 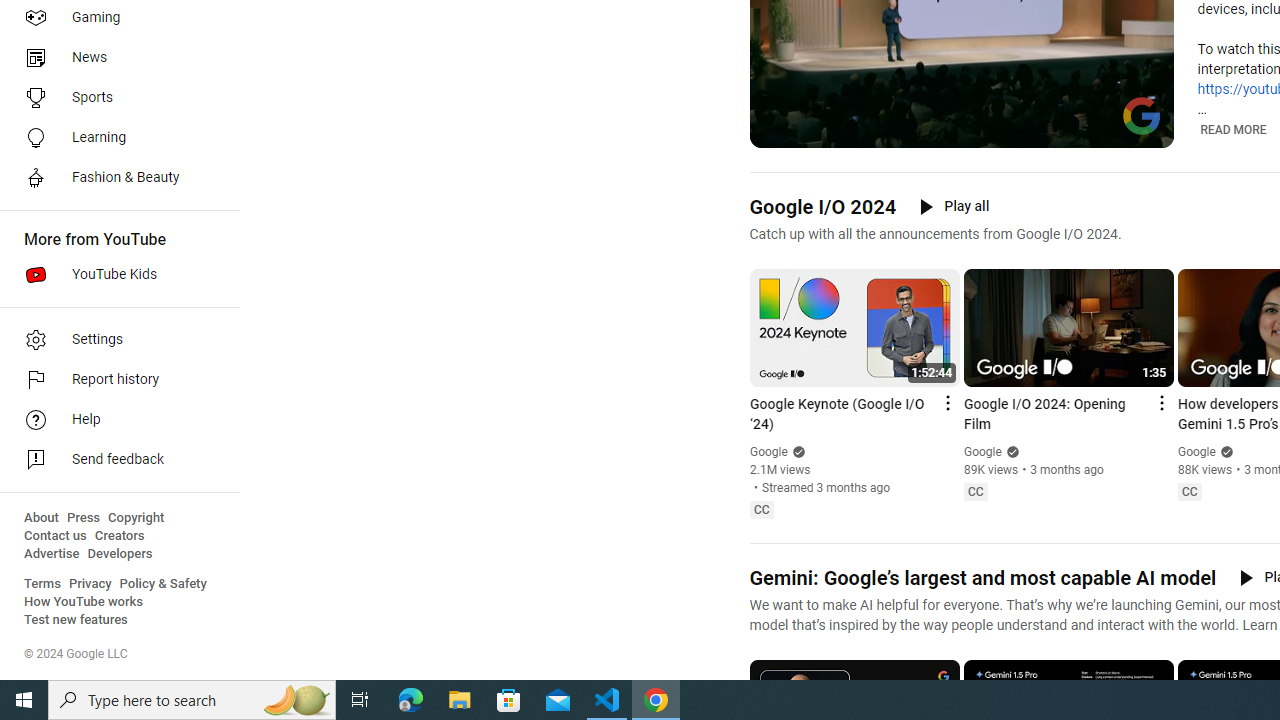 I want to click on 'Contact us', so click(x=55, y=535).